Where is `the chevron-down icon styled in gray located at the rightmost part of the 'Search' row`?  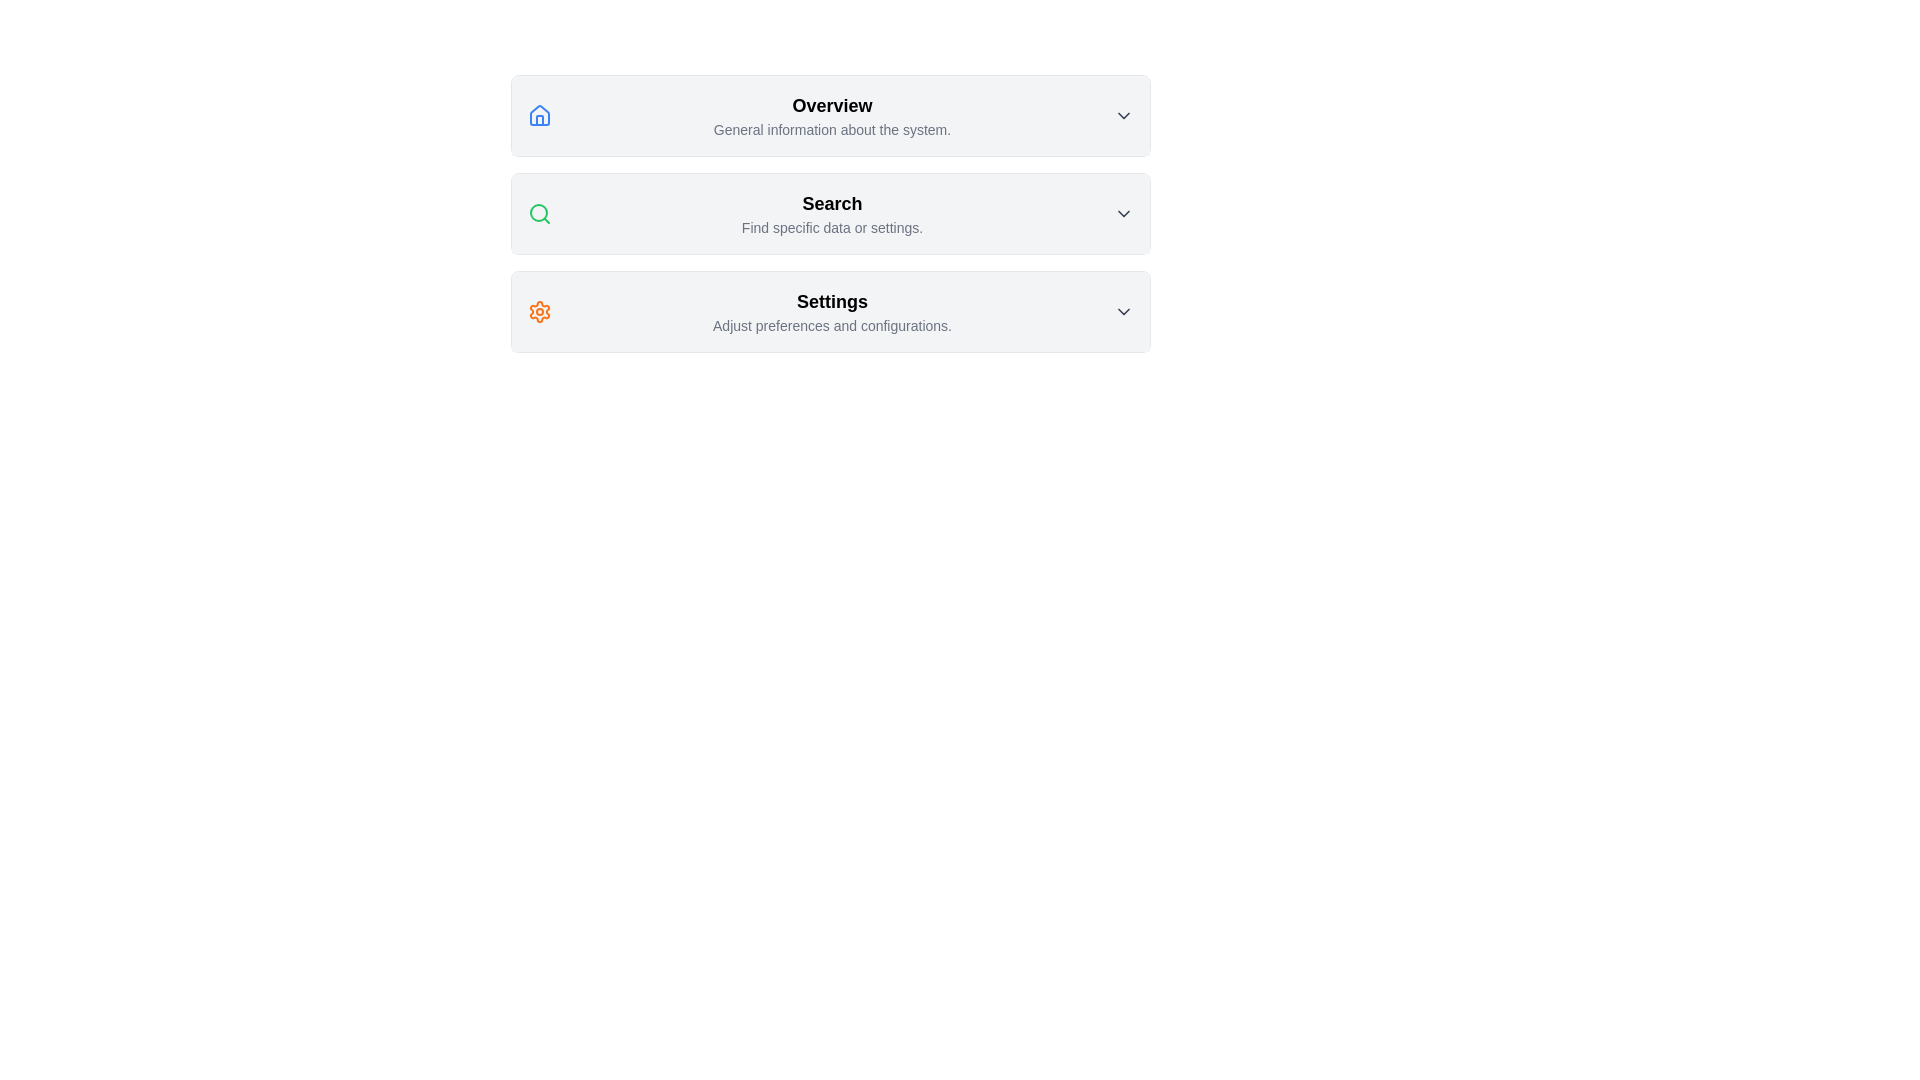 the chevron-down icon styled in gray located at the rightmost part of the 'Search' row is located at coordinates (1123, 213).